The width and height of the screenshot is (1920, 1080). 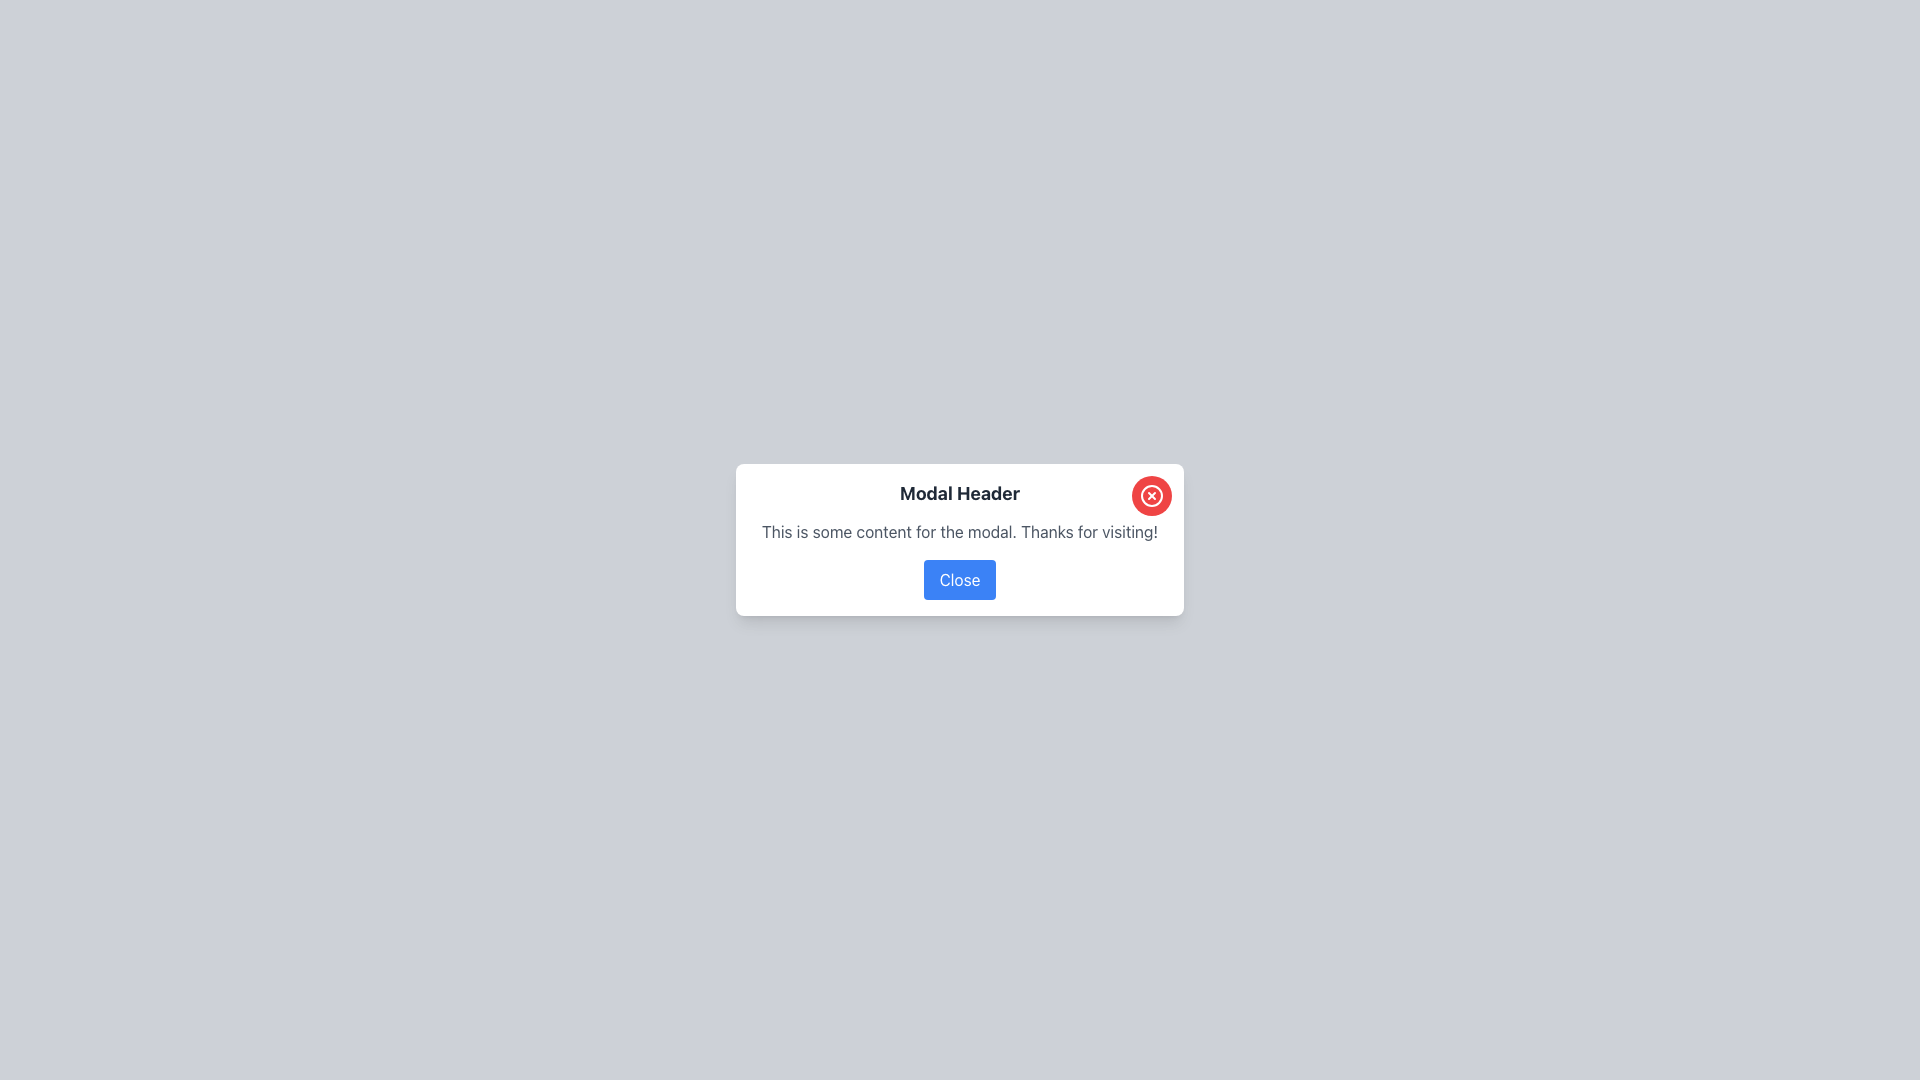 What do you see at coordinates (960, 493) in the screenshot?
I see `the header text located at the top of the modal dialog, which serves as the title for the modal's purpose` at bounding box center [960, 493].